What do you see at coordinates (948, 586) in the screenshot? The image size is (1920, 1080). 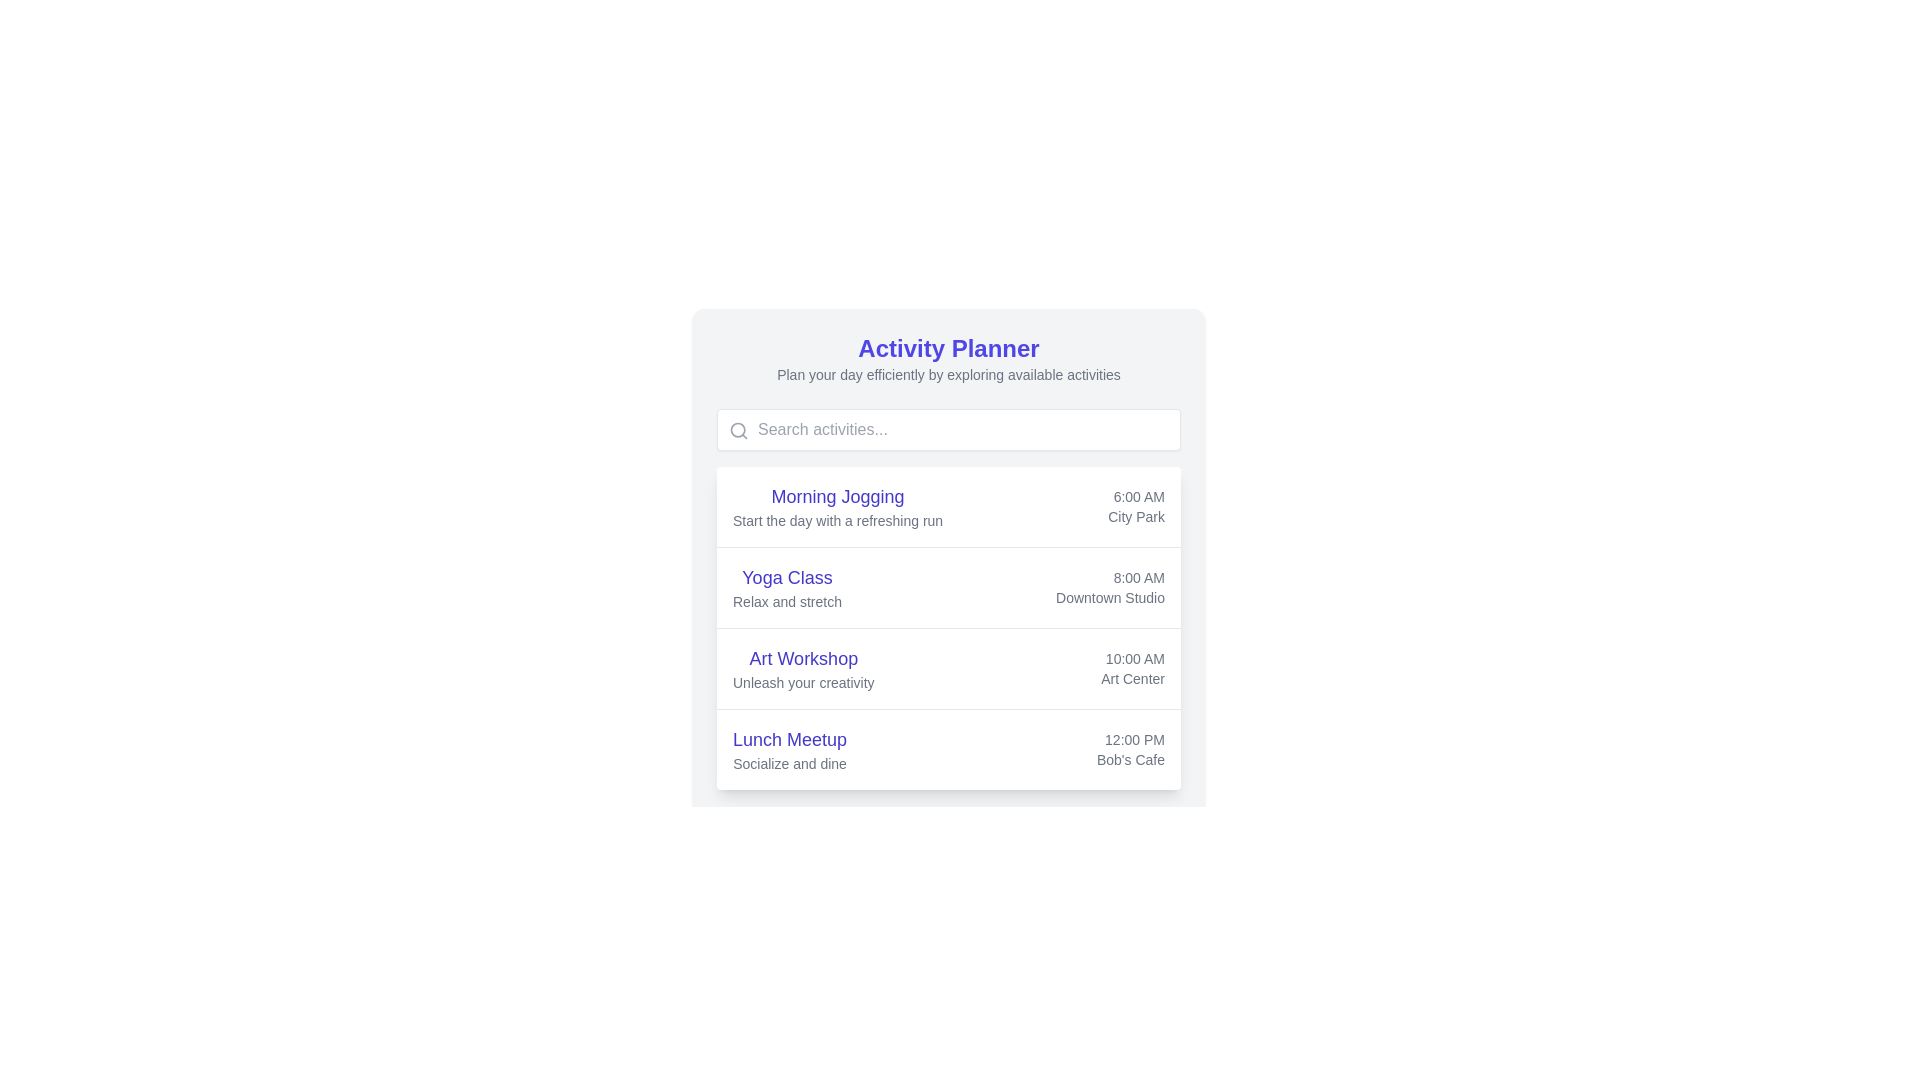 I see `the List item displaying the yoga class description, which includes the class name in bold indigo blue, a brief description in smaller gray font, and the time and location aligned to the right in gray` at bounding box center [948, 586].